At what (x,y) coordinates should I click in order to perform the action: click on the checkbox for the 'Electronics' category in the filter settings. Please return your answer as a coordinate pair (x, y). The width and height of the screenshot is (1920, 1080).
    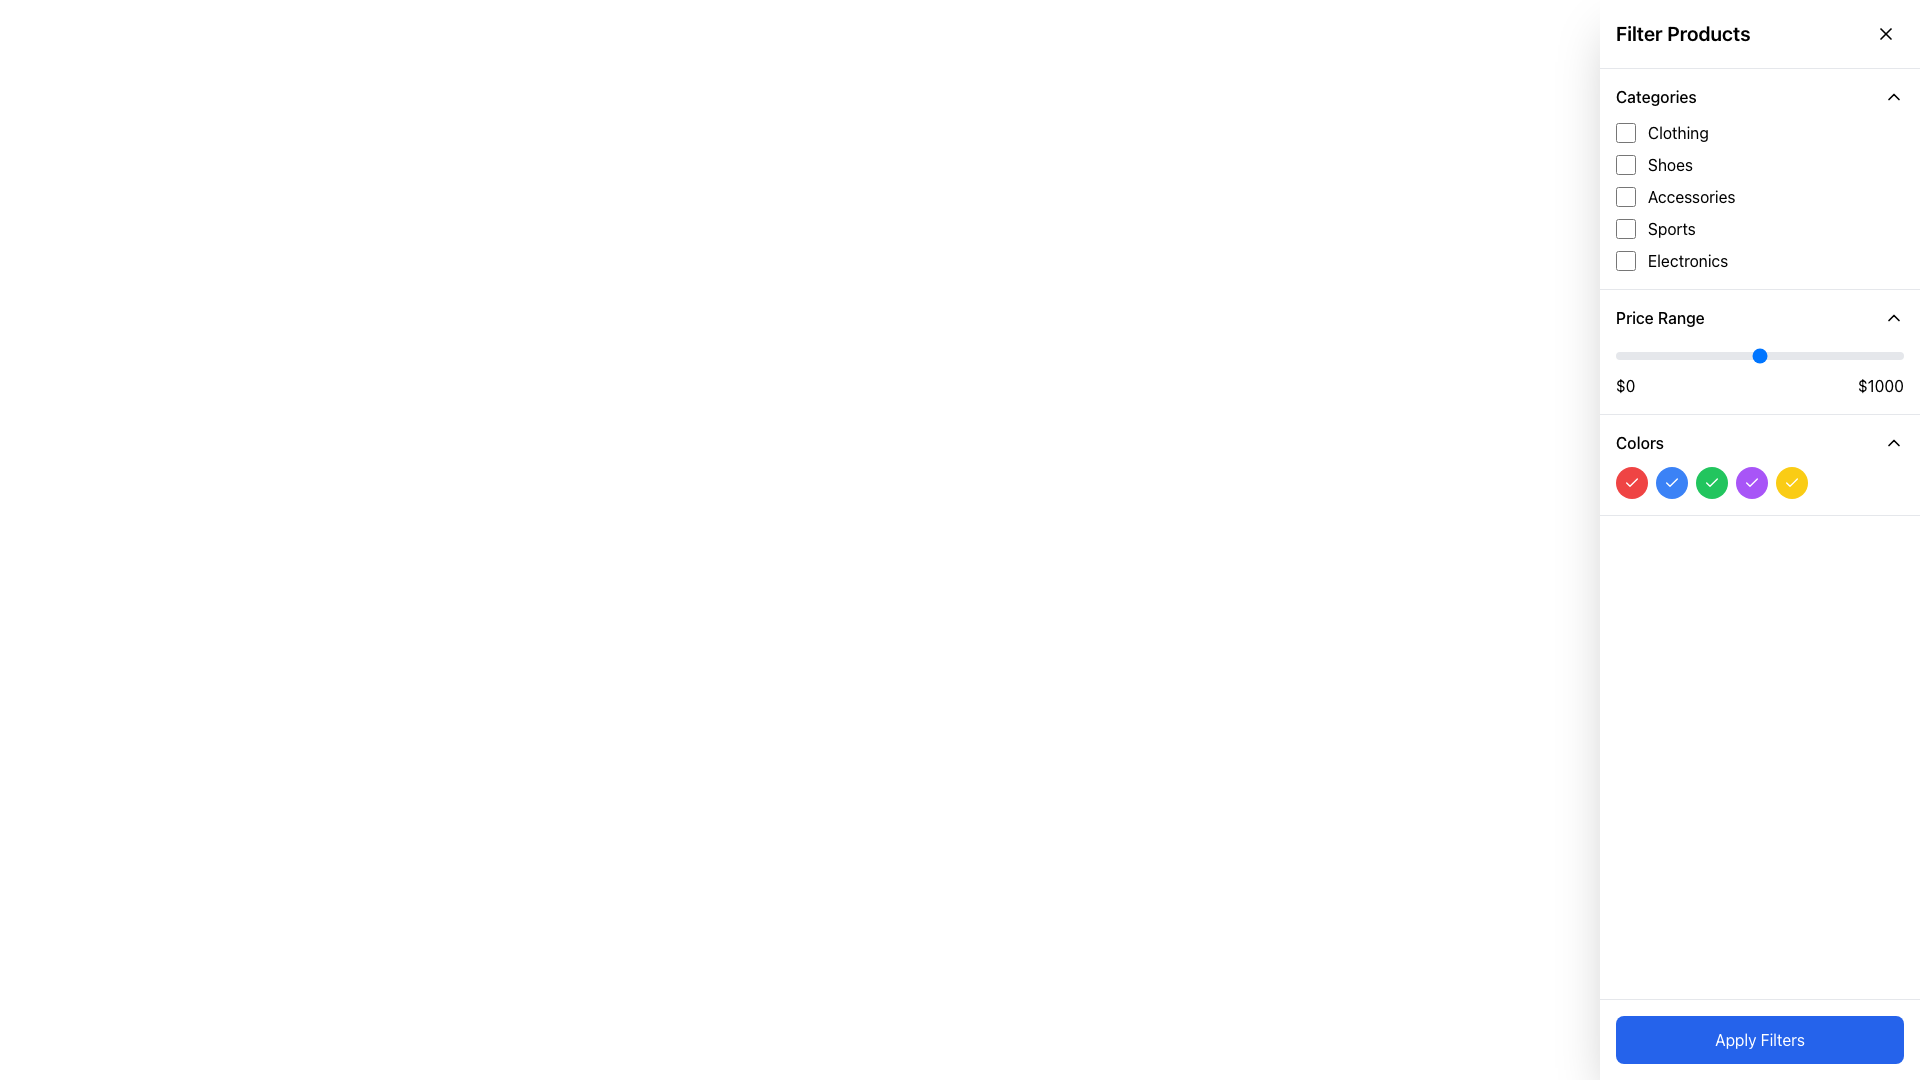
    Looking at the image, I should click on (1626, 260).